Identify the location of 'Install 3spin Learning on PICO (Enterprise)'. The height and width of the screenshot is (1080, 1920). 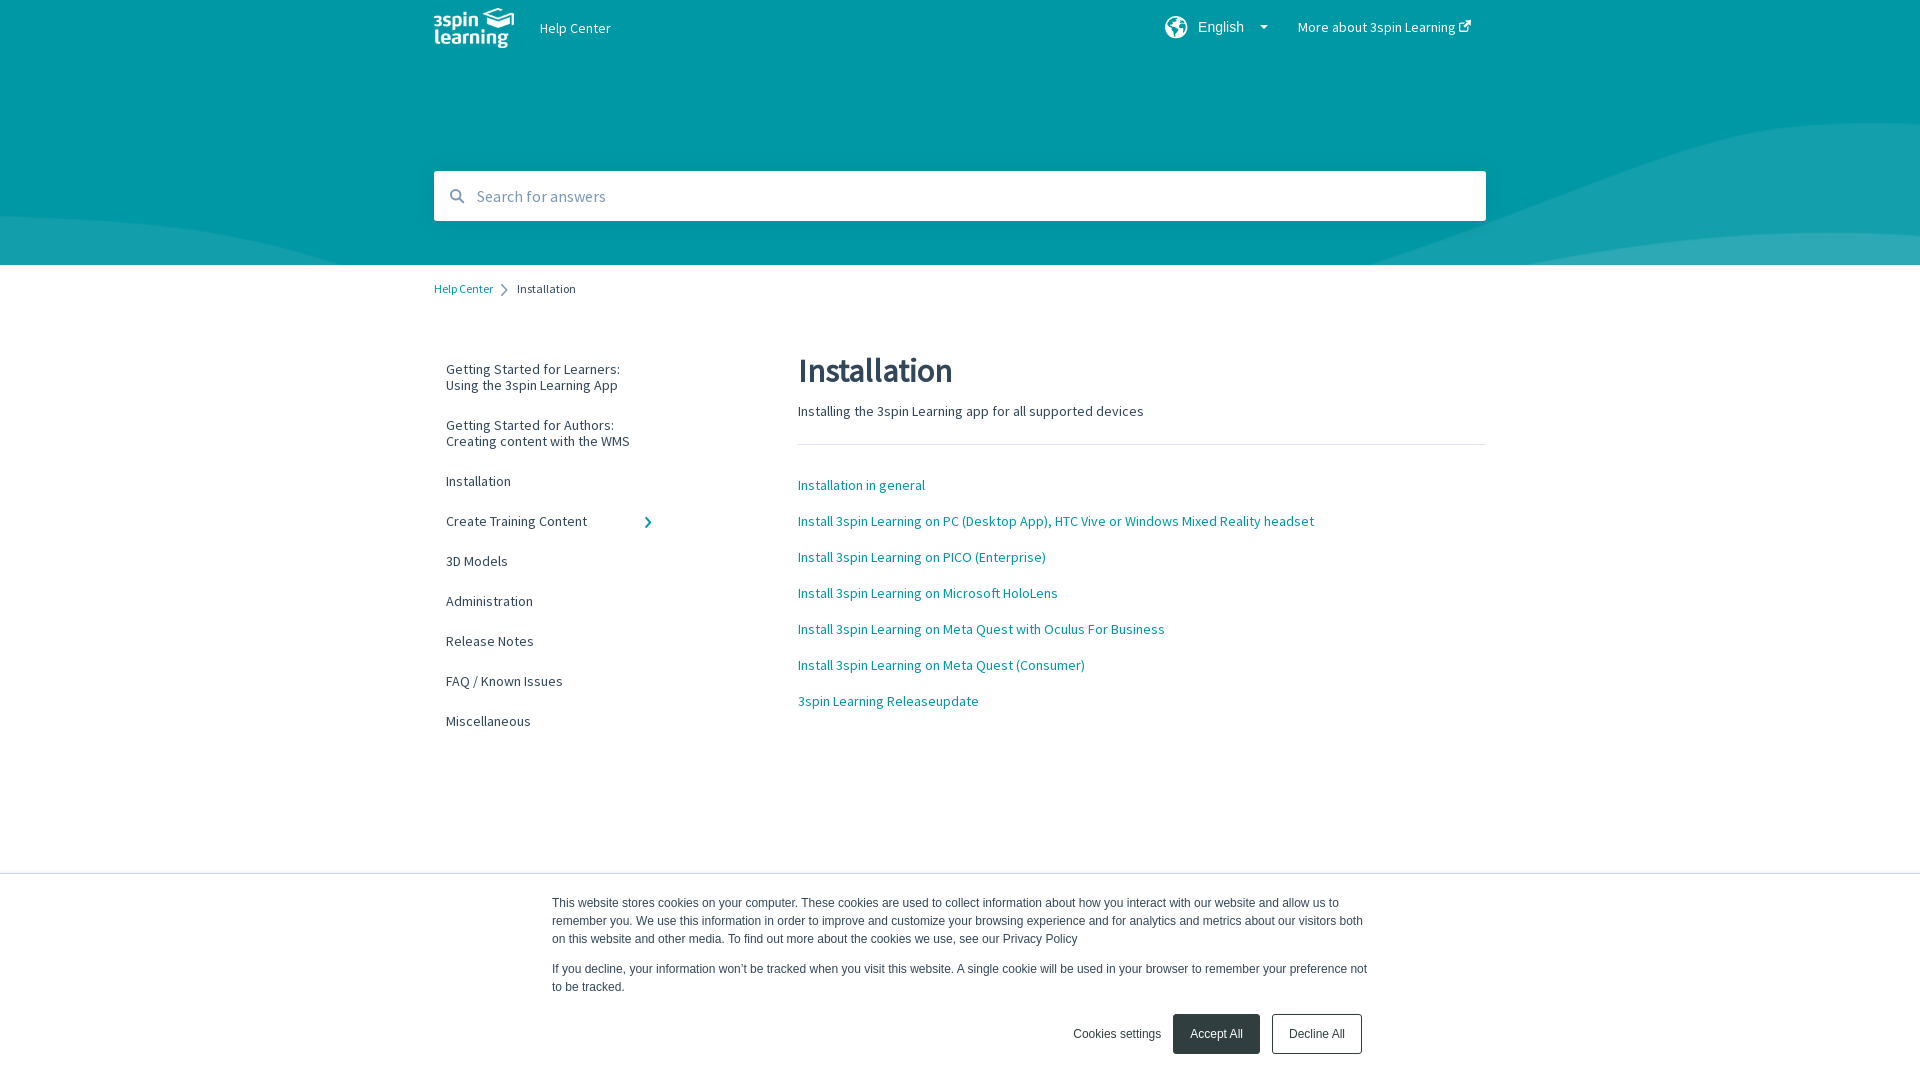
(920, 556).